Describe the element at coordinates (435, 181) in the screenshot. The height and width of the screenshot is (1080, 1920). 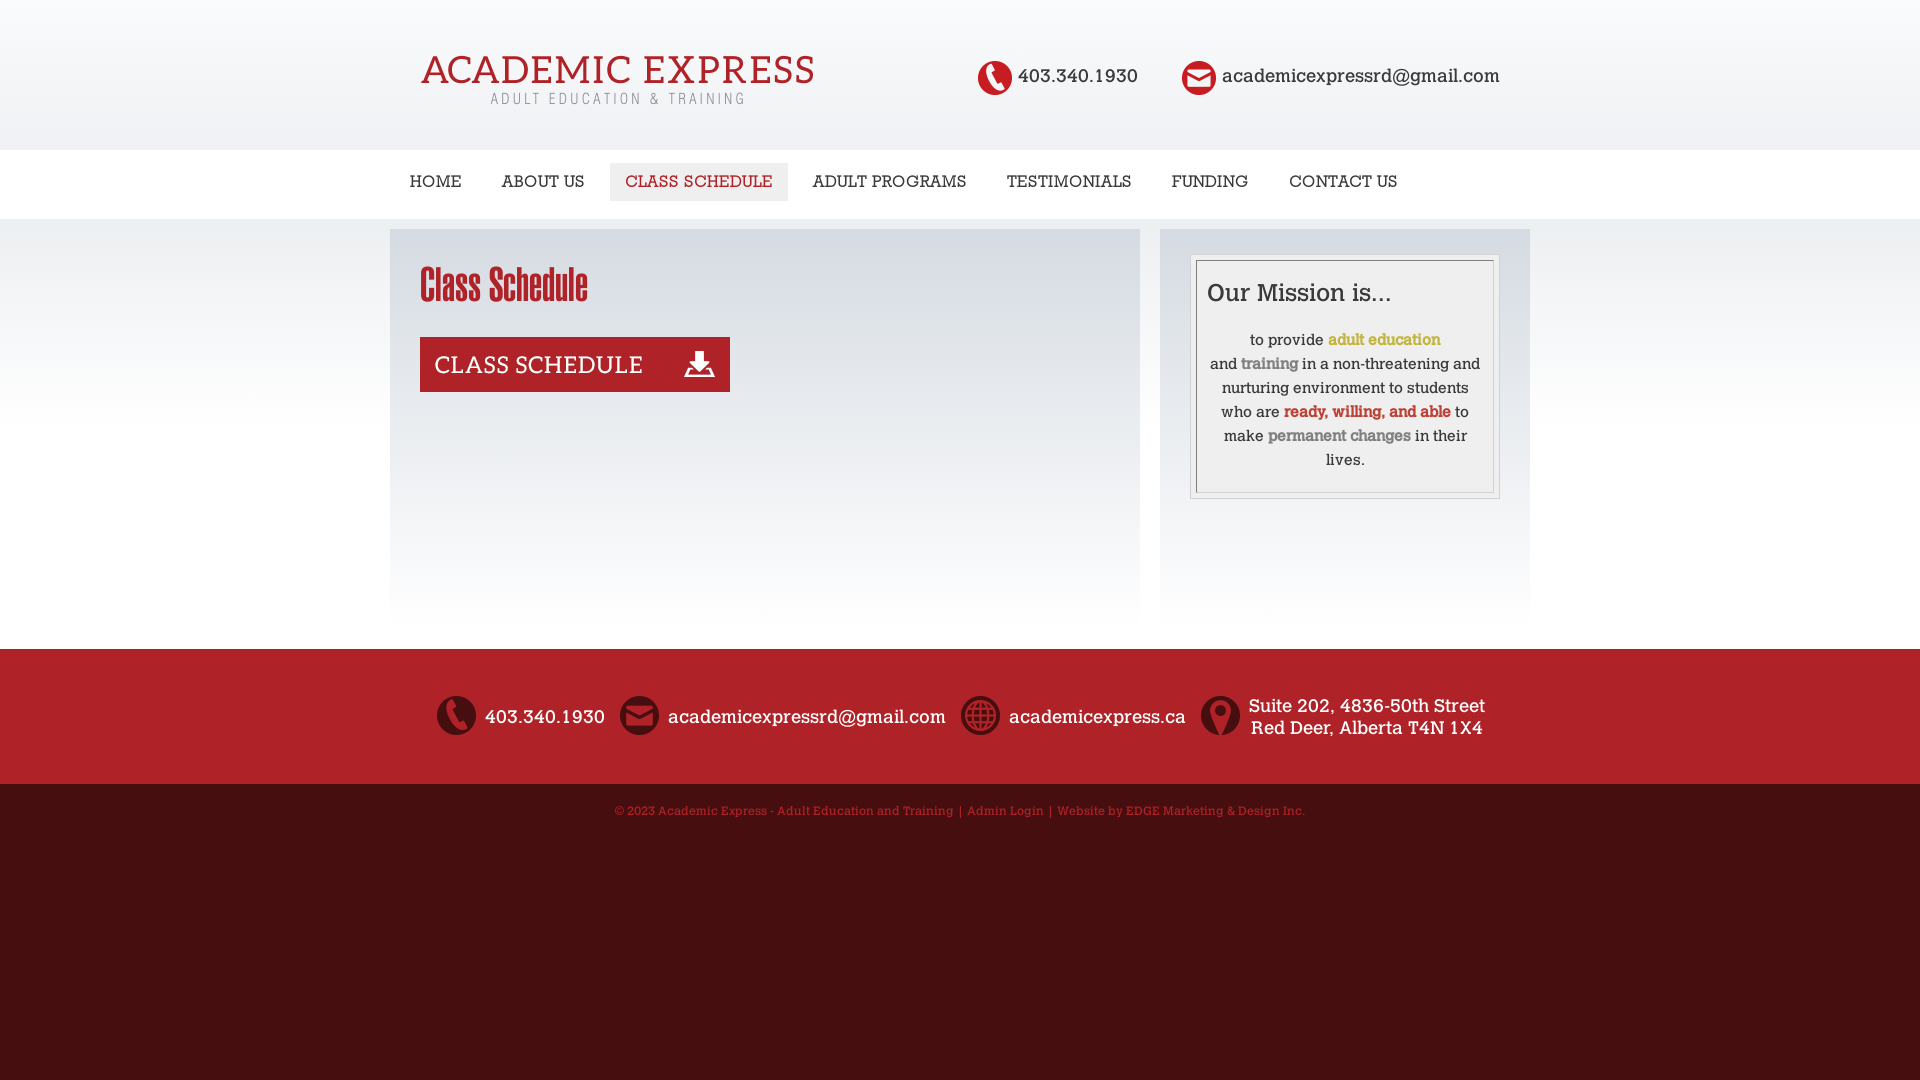
I see `'HOME'` at that location.